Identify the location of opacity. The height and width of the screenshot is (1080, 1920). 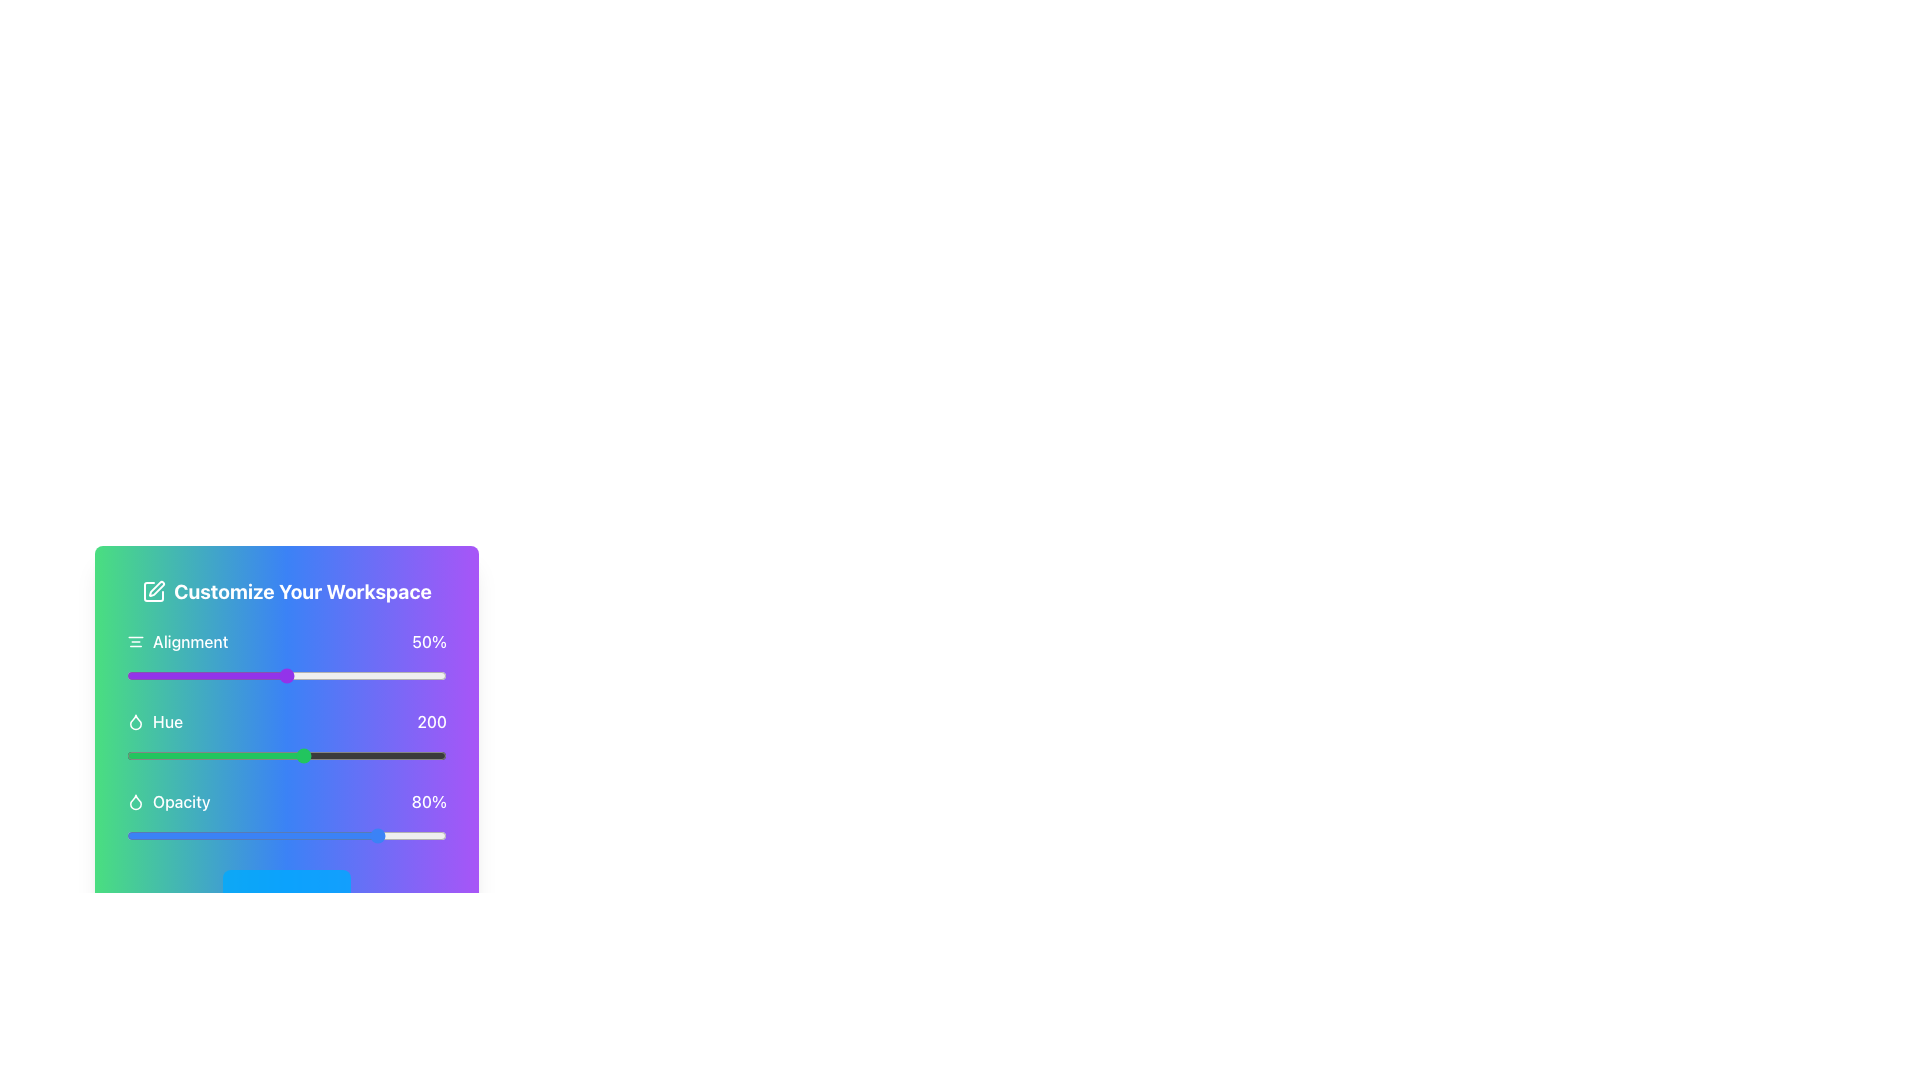
(142, 836).